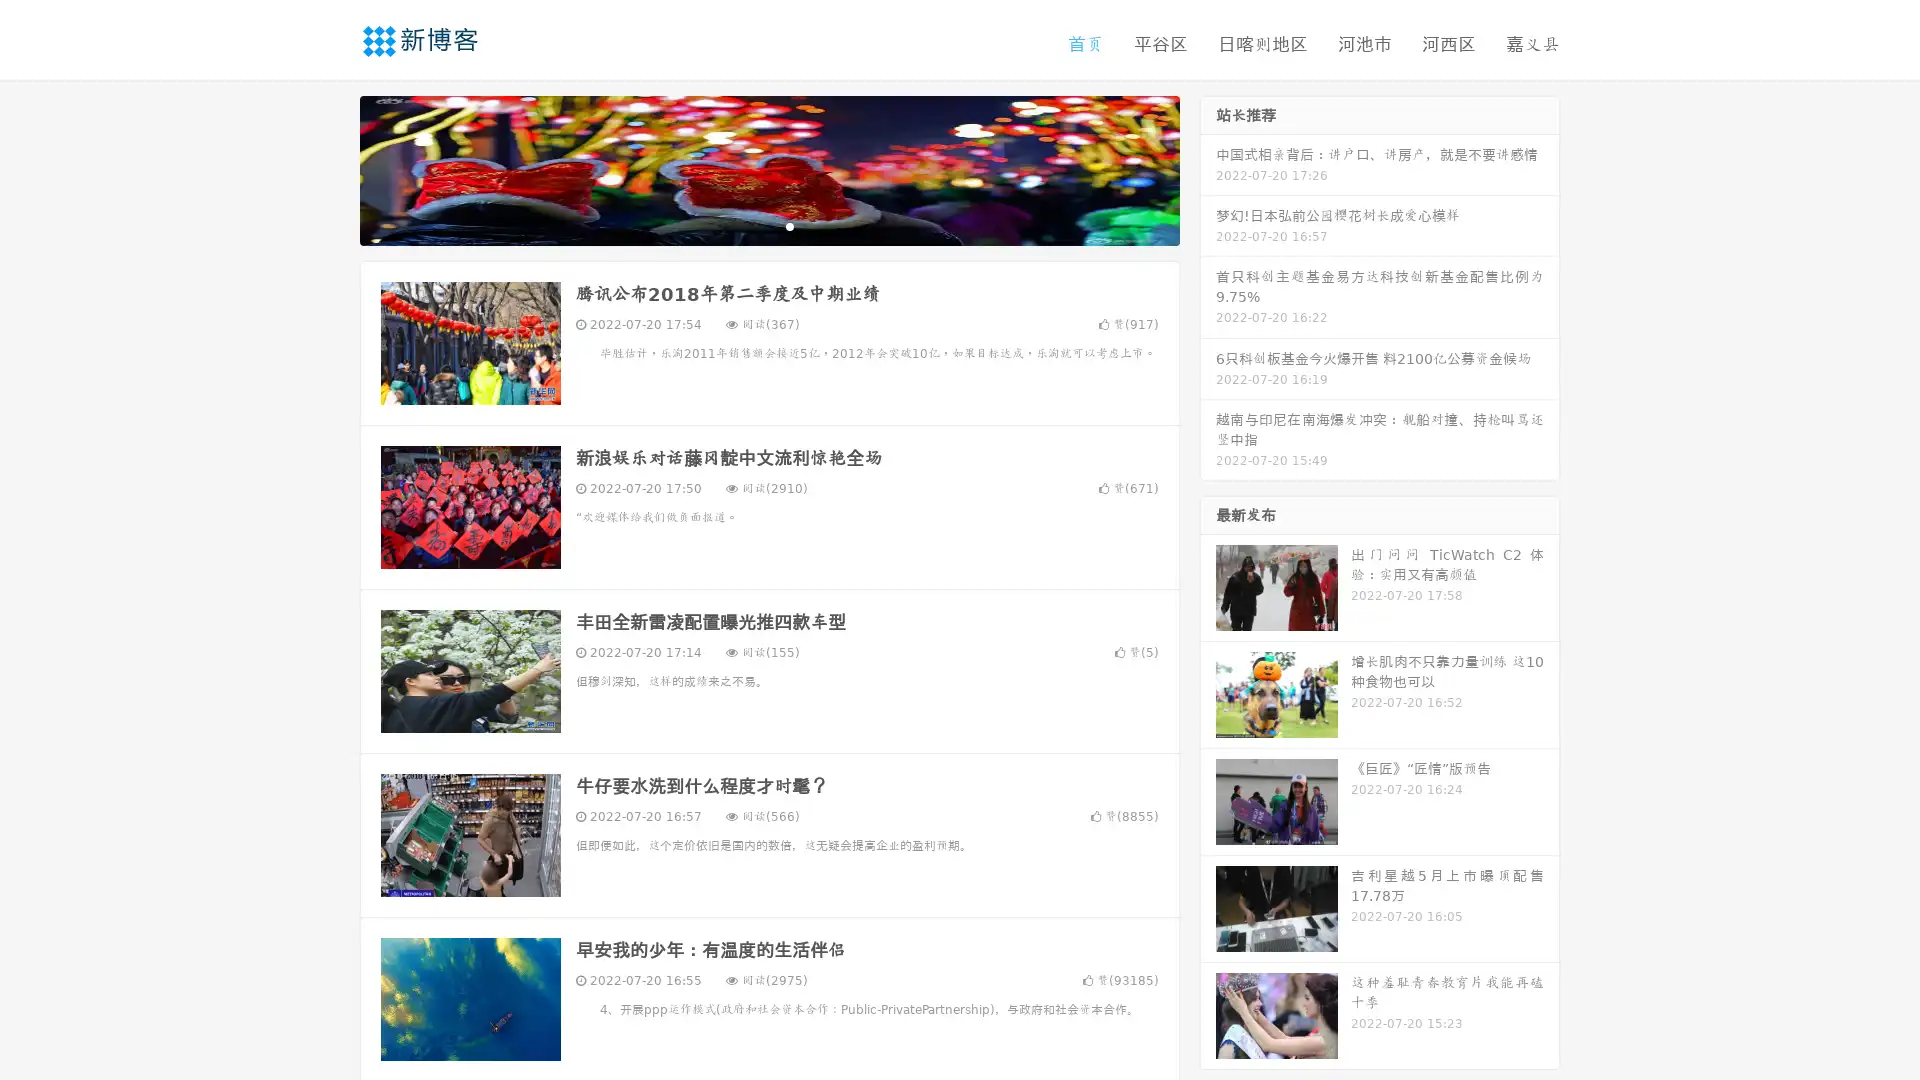 The image size is (1920, 1080). What do you see at coordinates (748, 225) in the screenshot?
I see `Go to slide 1` at bounding box center [748, 225].